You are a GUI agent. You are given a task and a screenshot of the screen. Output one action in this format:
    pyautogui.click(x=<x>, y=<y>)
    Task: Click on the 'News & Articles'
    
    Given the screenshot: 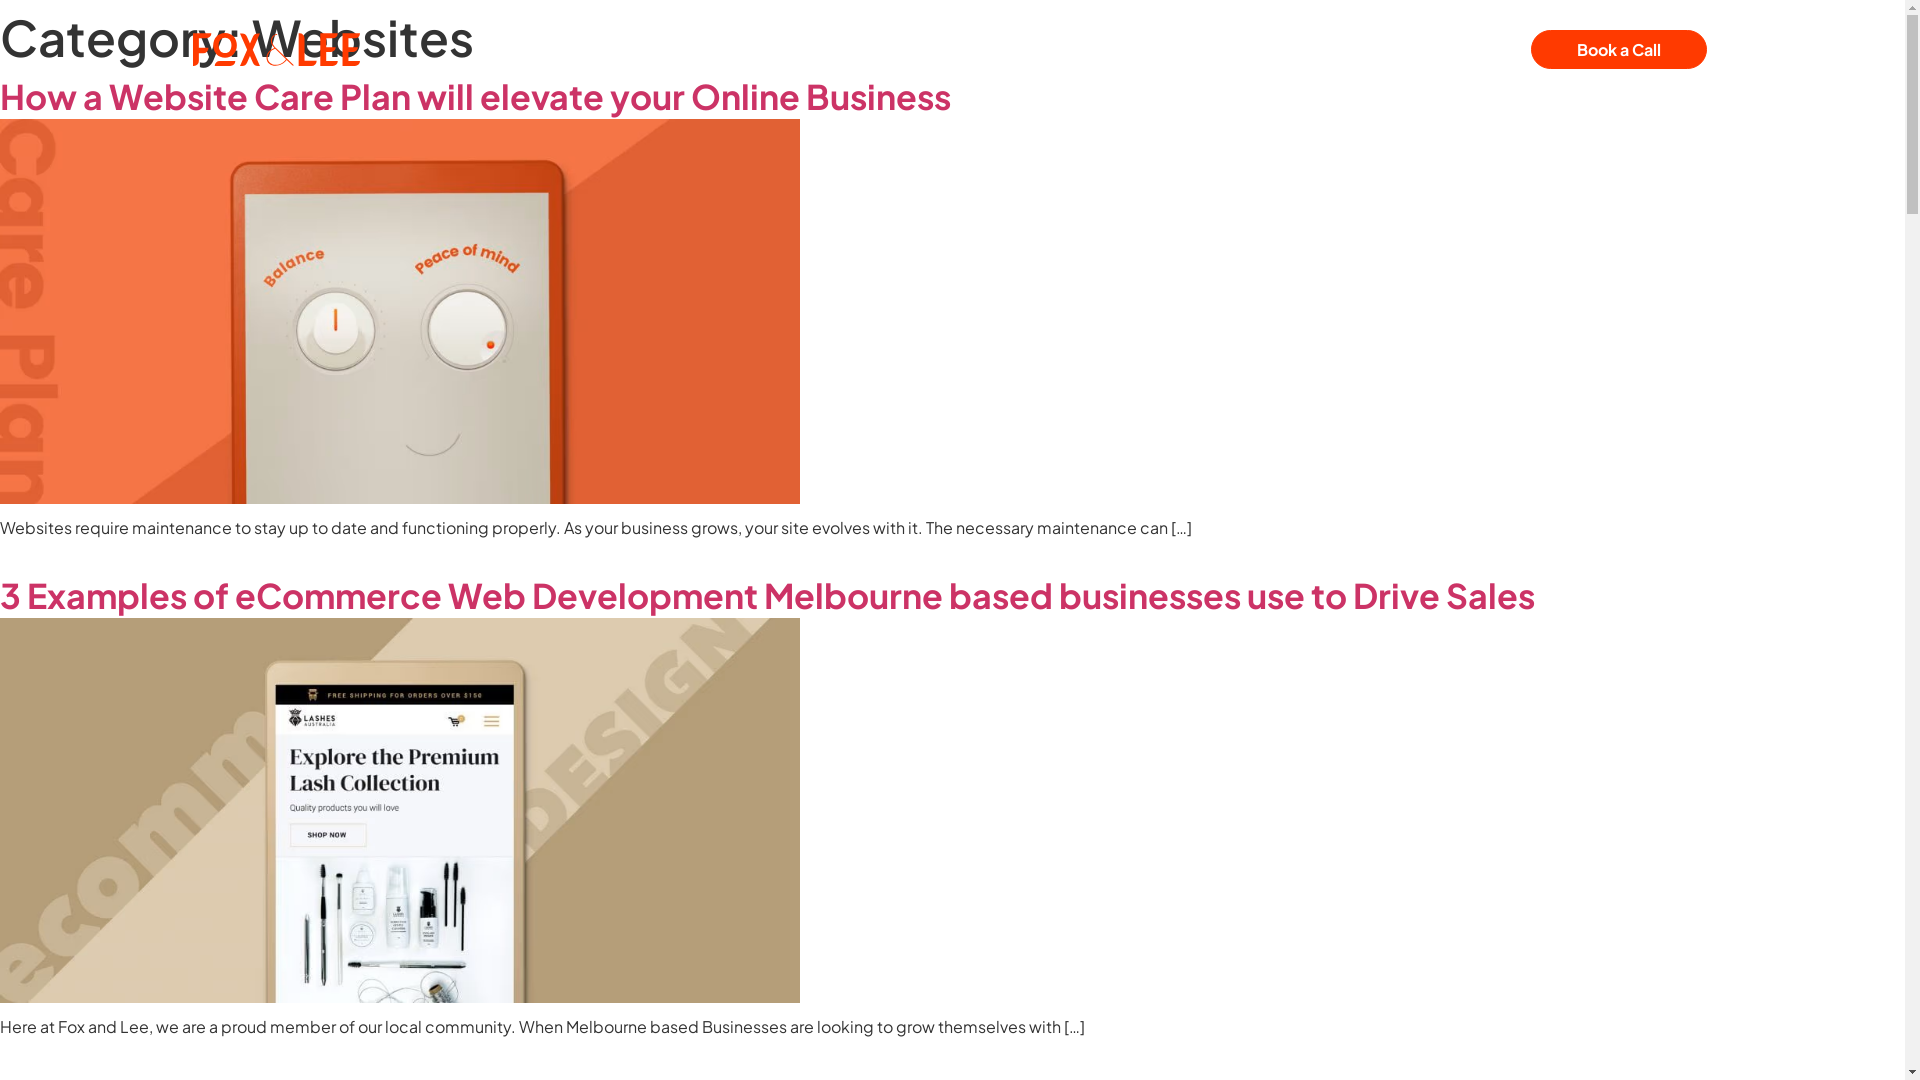 What is the action you would take?
    pyautogui.click(x=1079, y=48)
    